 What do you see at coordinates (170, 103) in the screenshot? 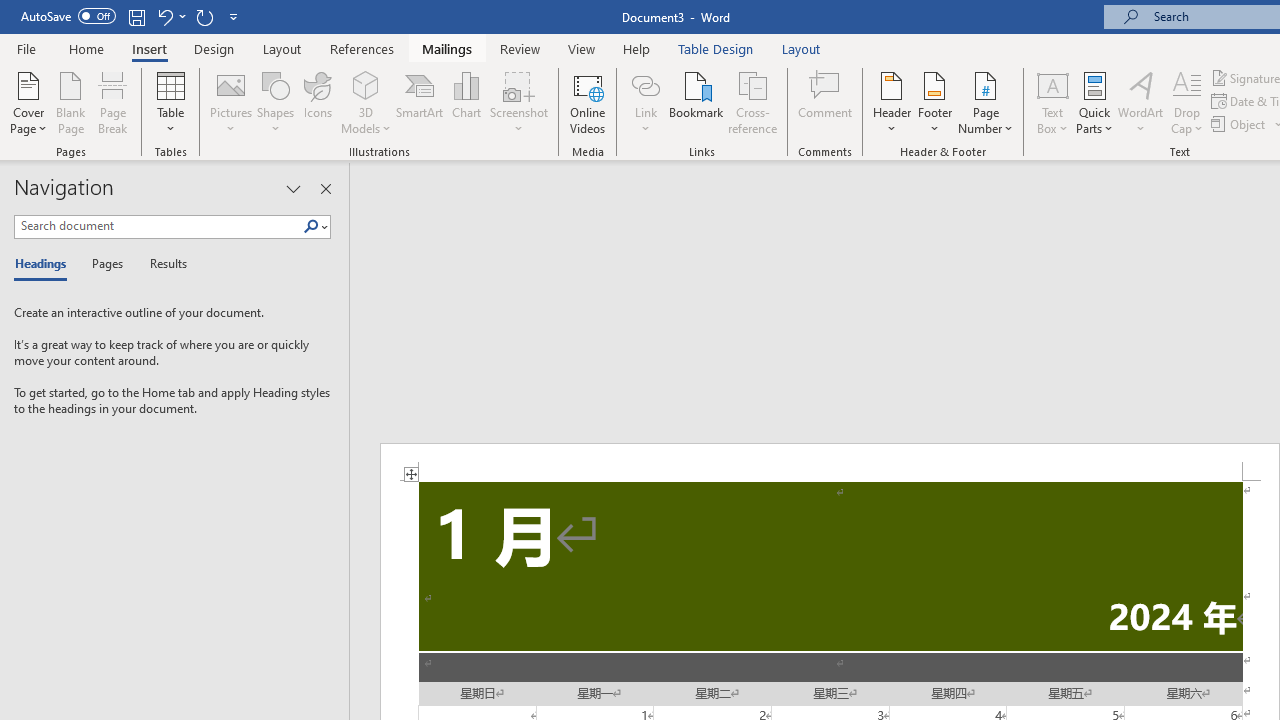
I see `'Table'` at bounding box center [170, 103].